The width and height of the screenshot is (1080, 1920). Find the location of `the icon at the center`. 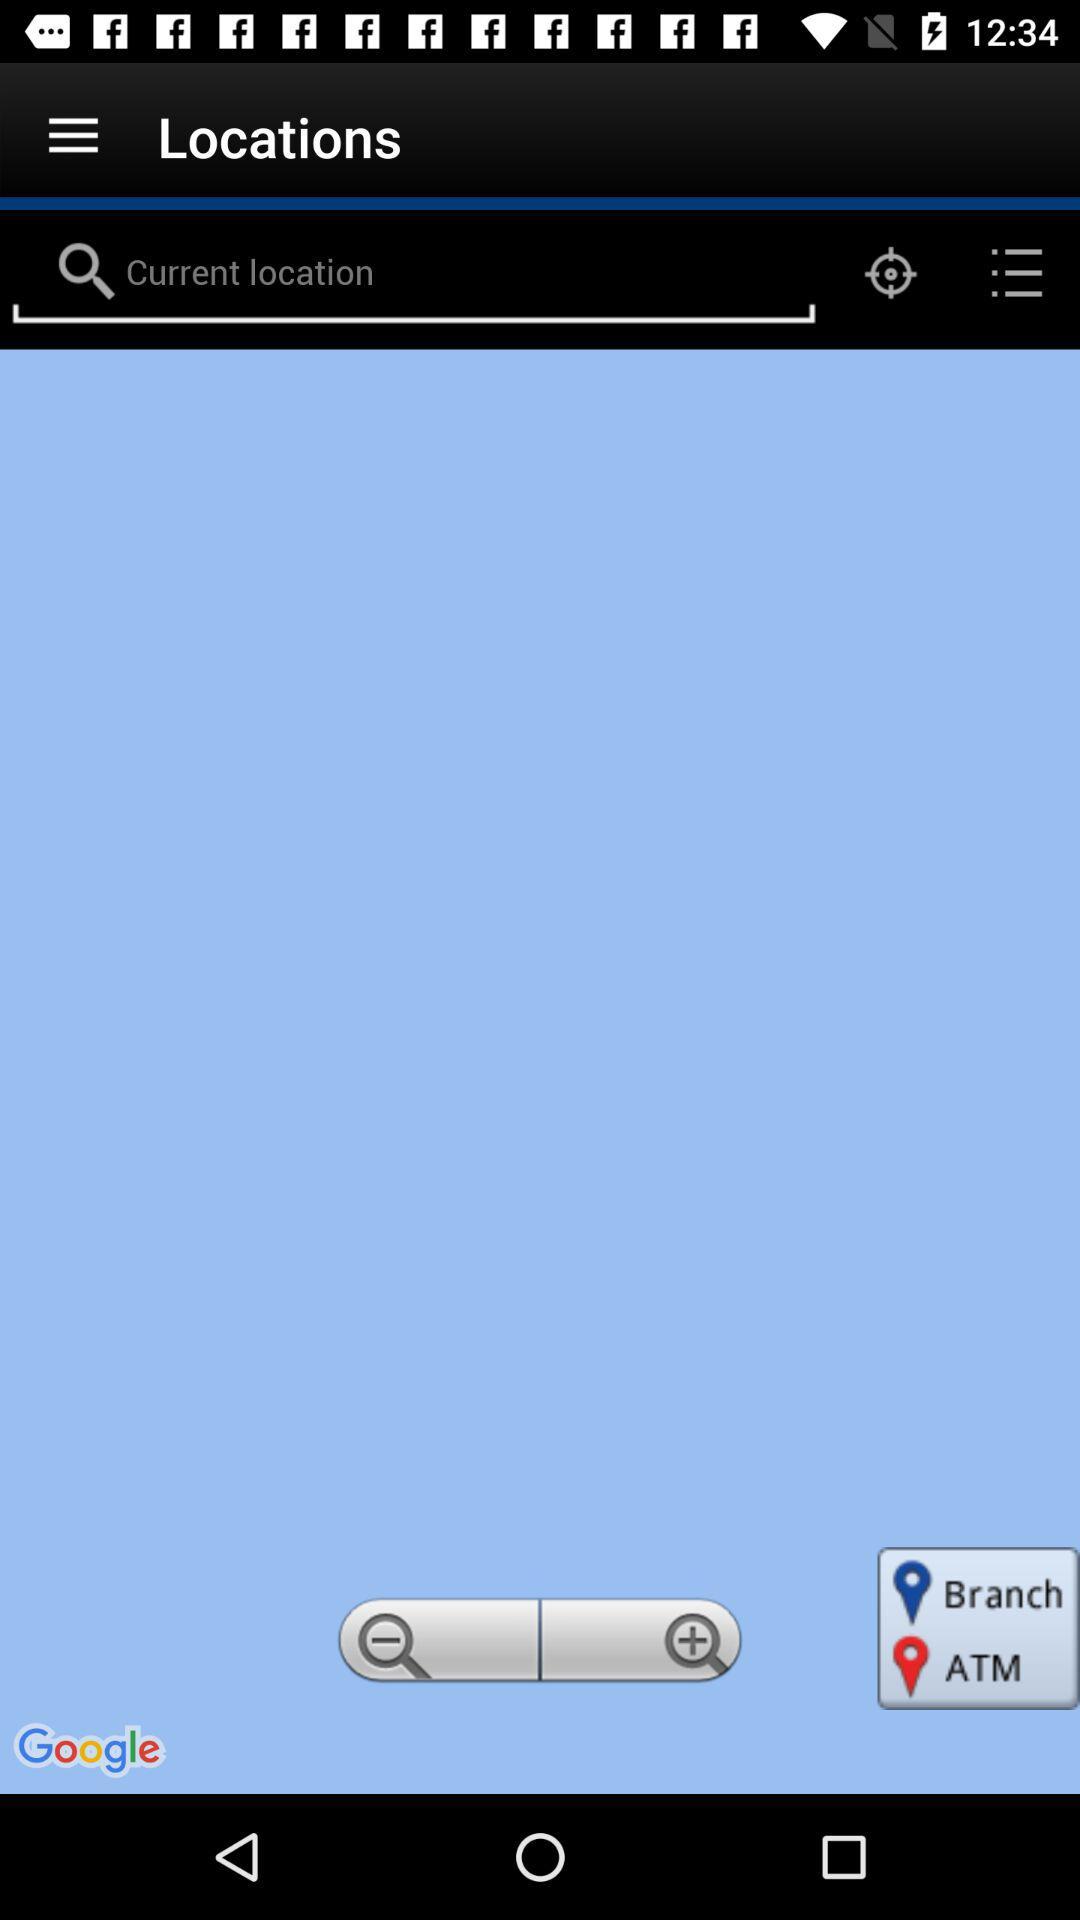

the icon at the center is located at coordinates (540, 1070).